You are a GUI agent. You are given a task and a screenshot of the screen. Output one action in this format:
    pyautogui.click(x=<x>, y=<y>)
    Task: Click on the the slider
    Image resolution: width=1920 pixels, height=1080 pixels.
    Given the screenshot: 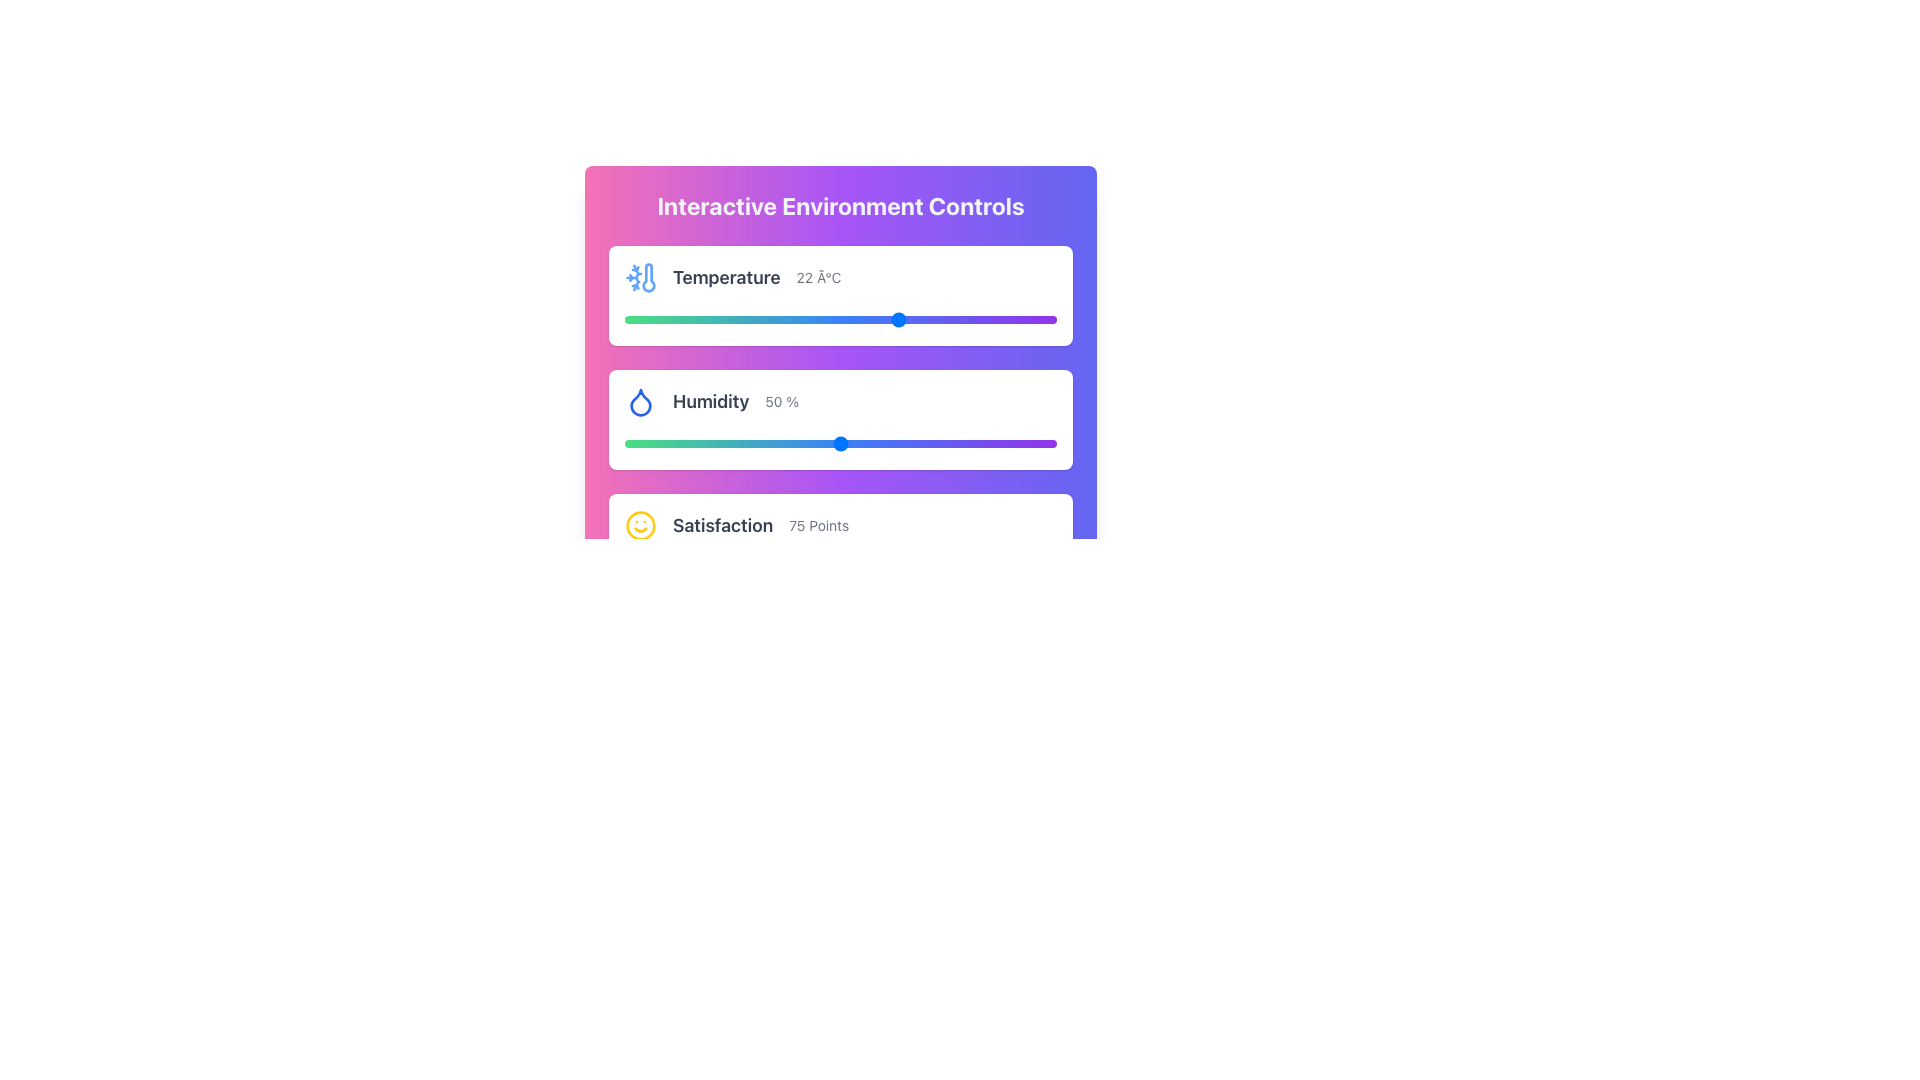 What is the action you would take?
    pyautogui.click(x=642, y=319)
    